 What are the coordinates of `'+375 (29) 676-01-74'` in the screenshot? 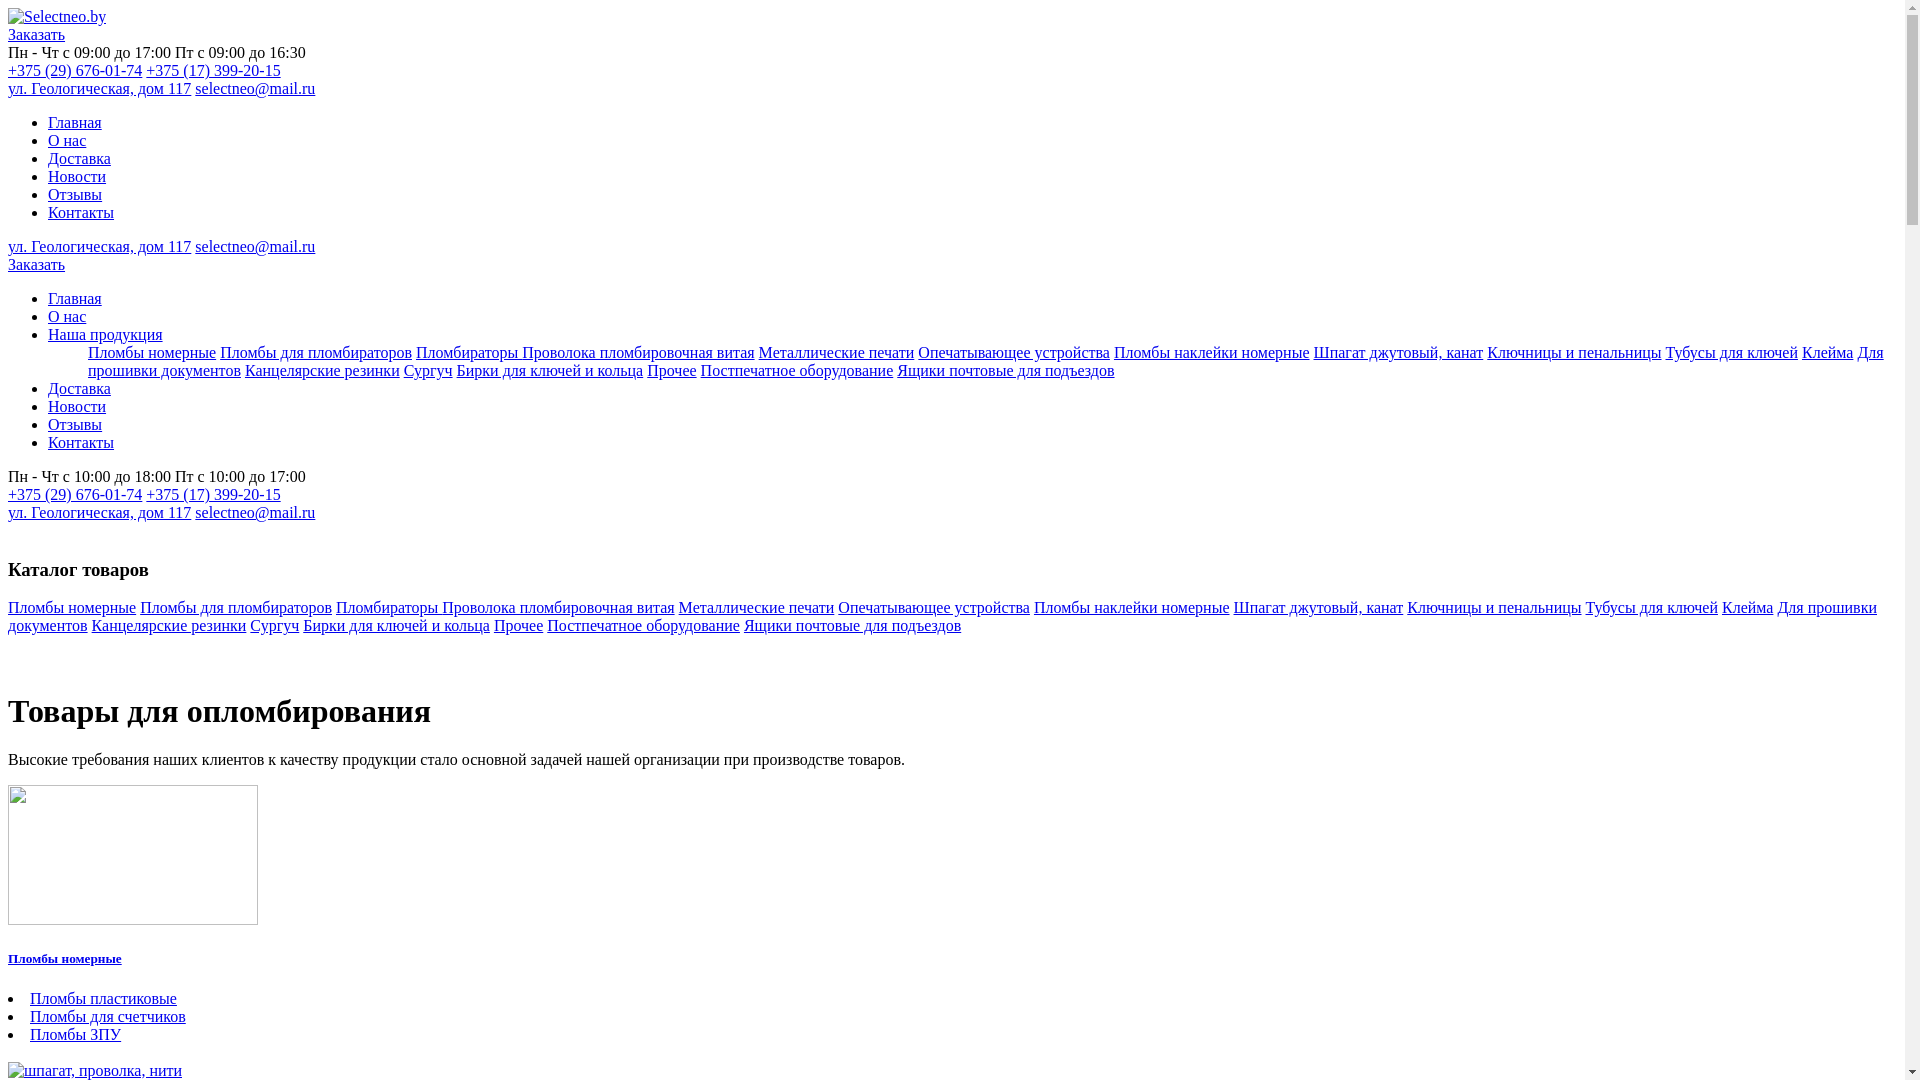 It's located at (75, 69).